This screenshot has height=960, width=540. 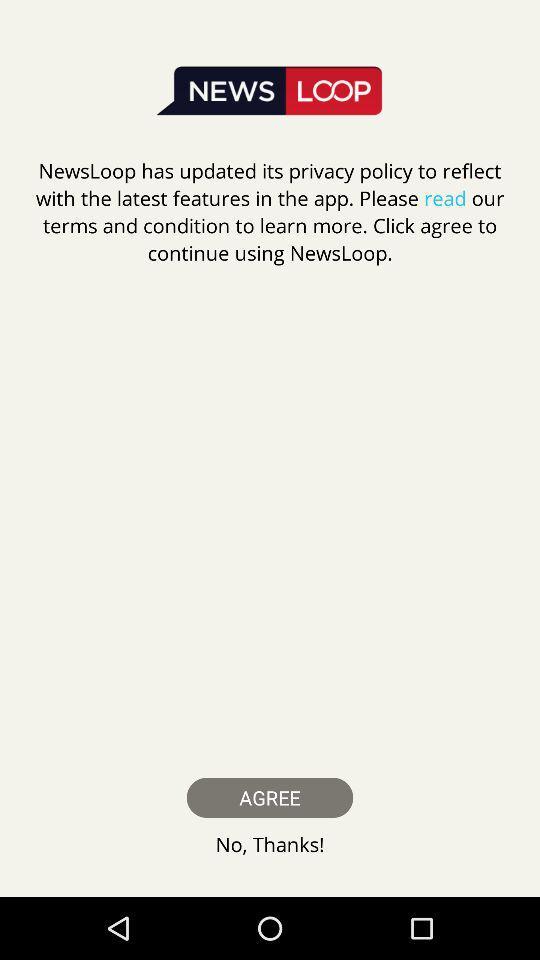 What do you see at coordinates (270, 843) in the screenshot?
I see `icon below agree item` at bounding box center [270, 843].